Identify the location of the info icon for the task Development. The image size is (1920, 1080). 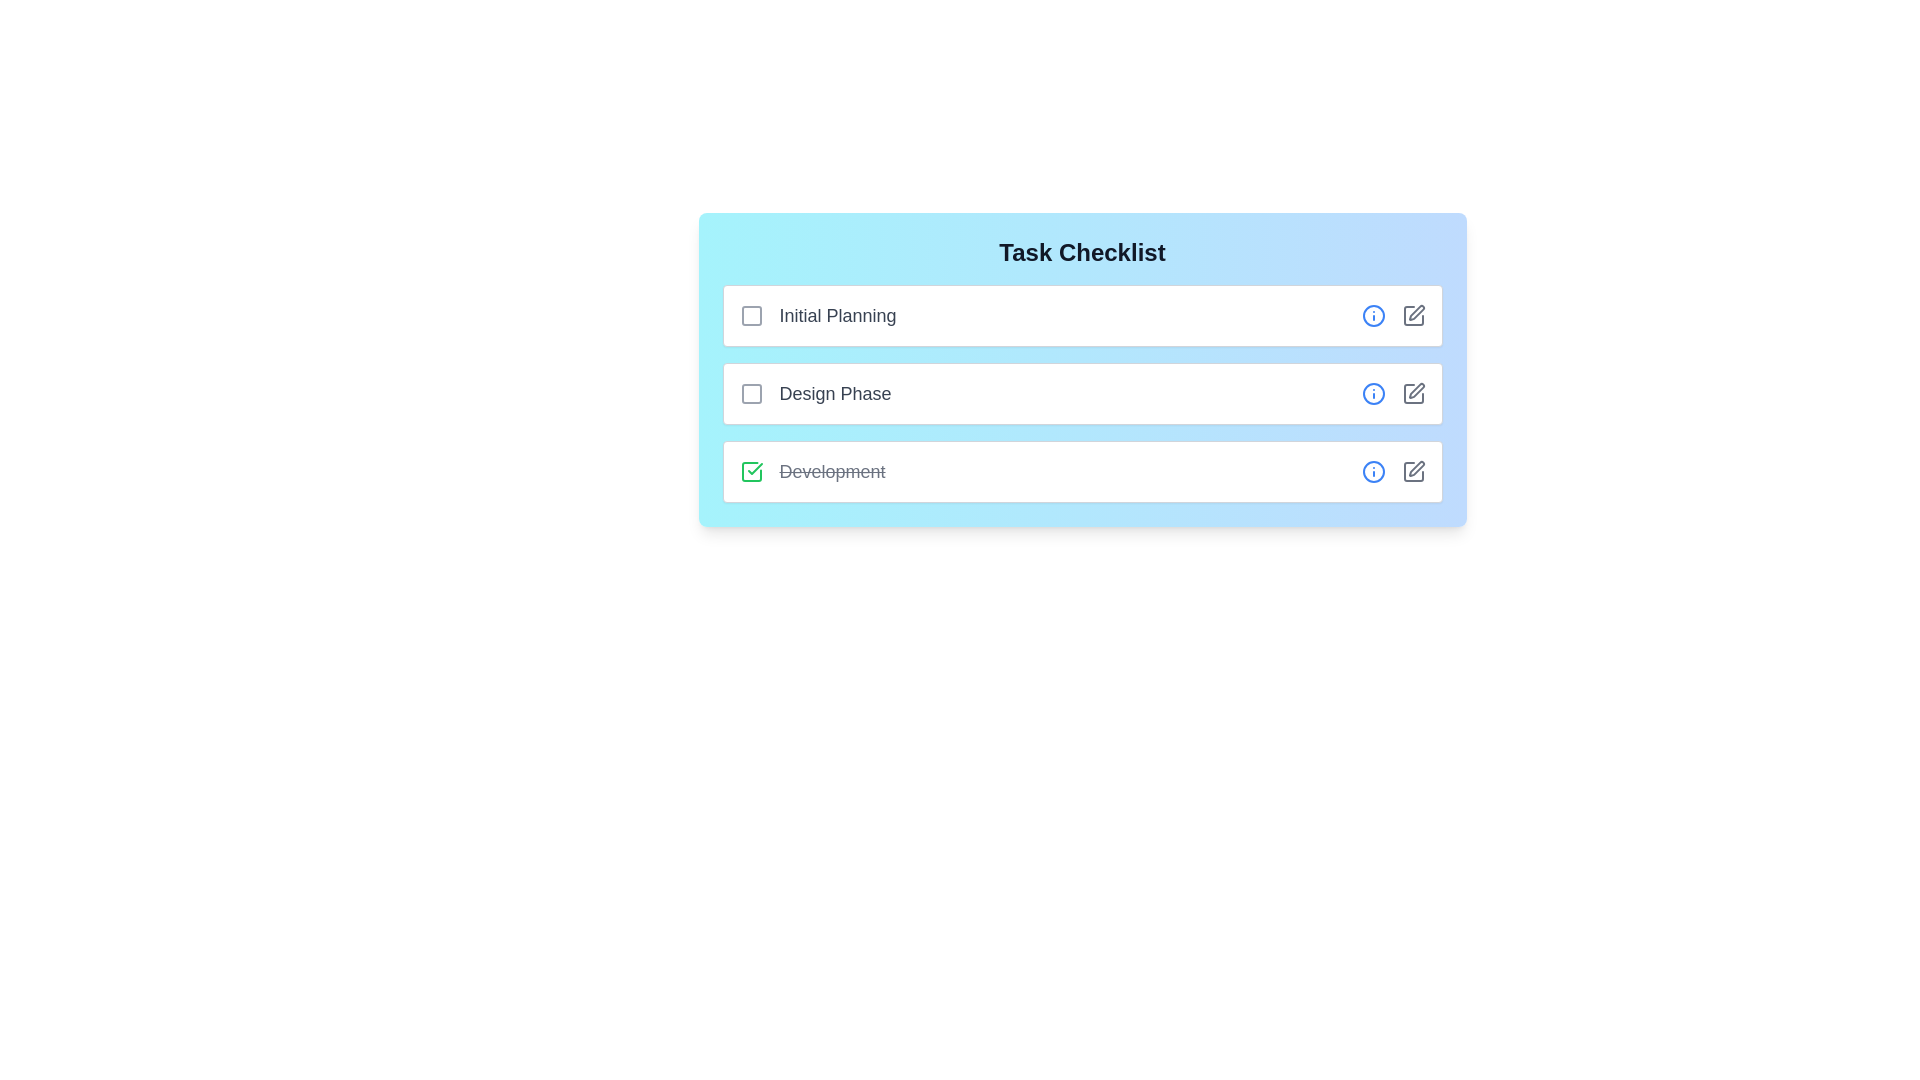
(1372, 471).